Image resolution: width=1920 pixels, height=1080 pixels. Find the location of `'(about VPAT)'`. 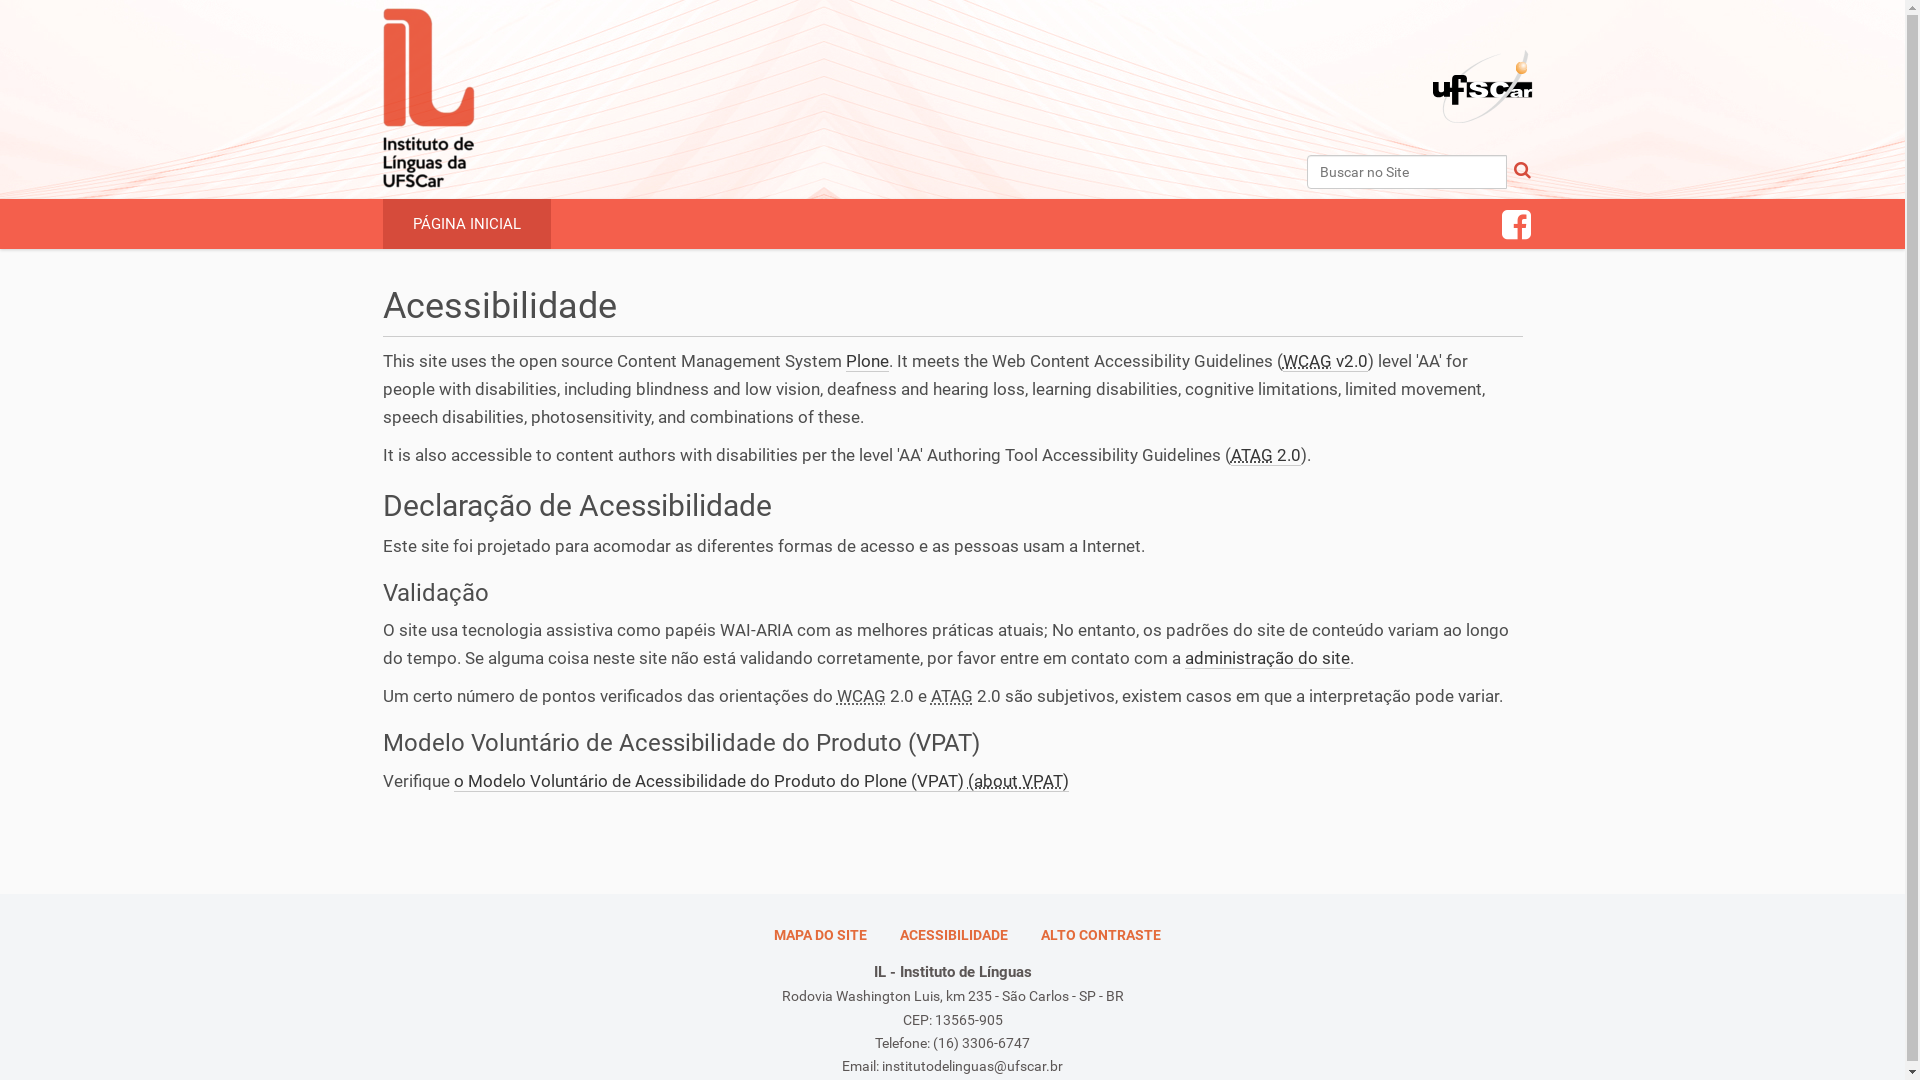

'(about VPAT)' is located at coordinates (1018, 780).